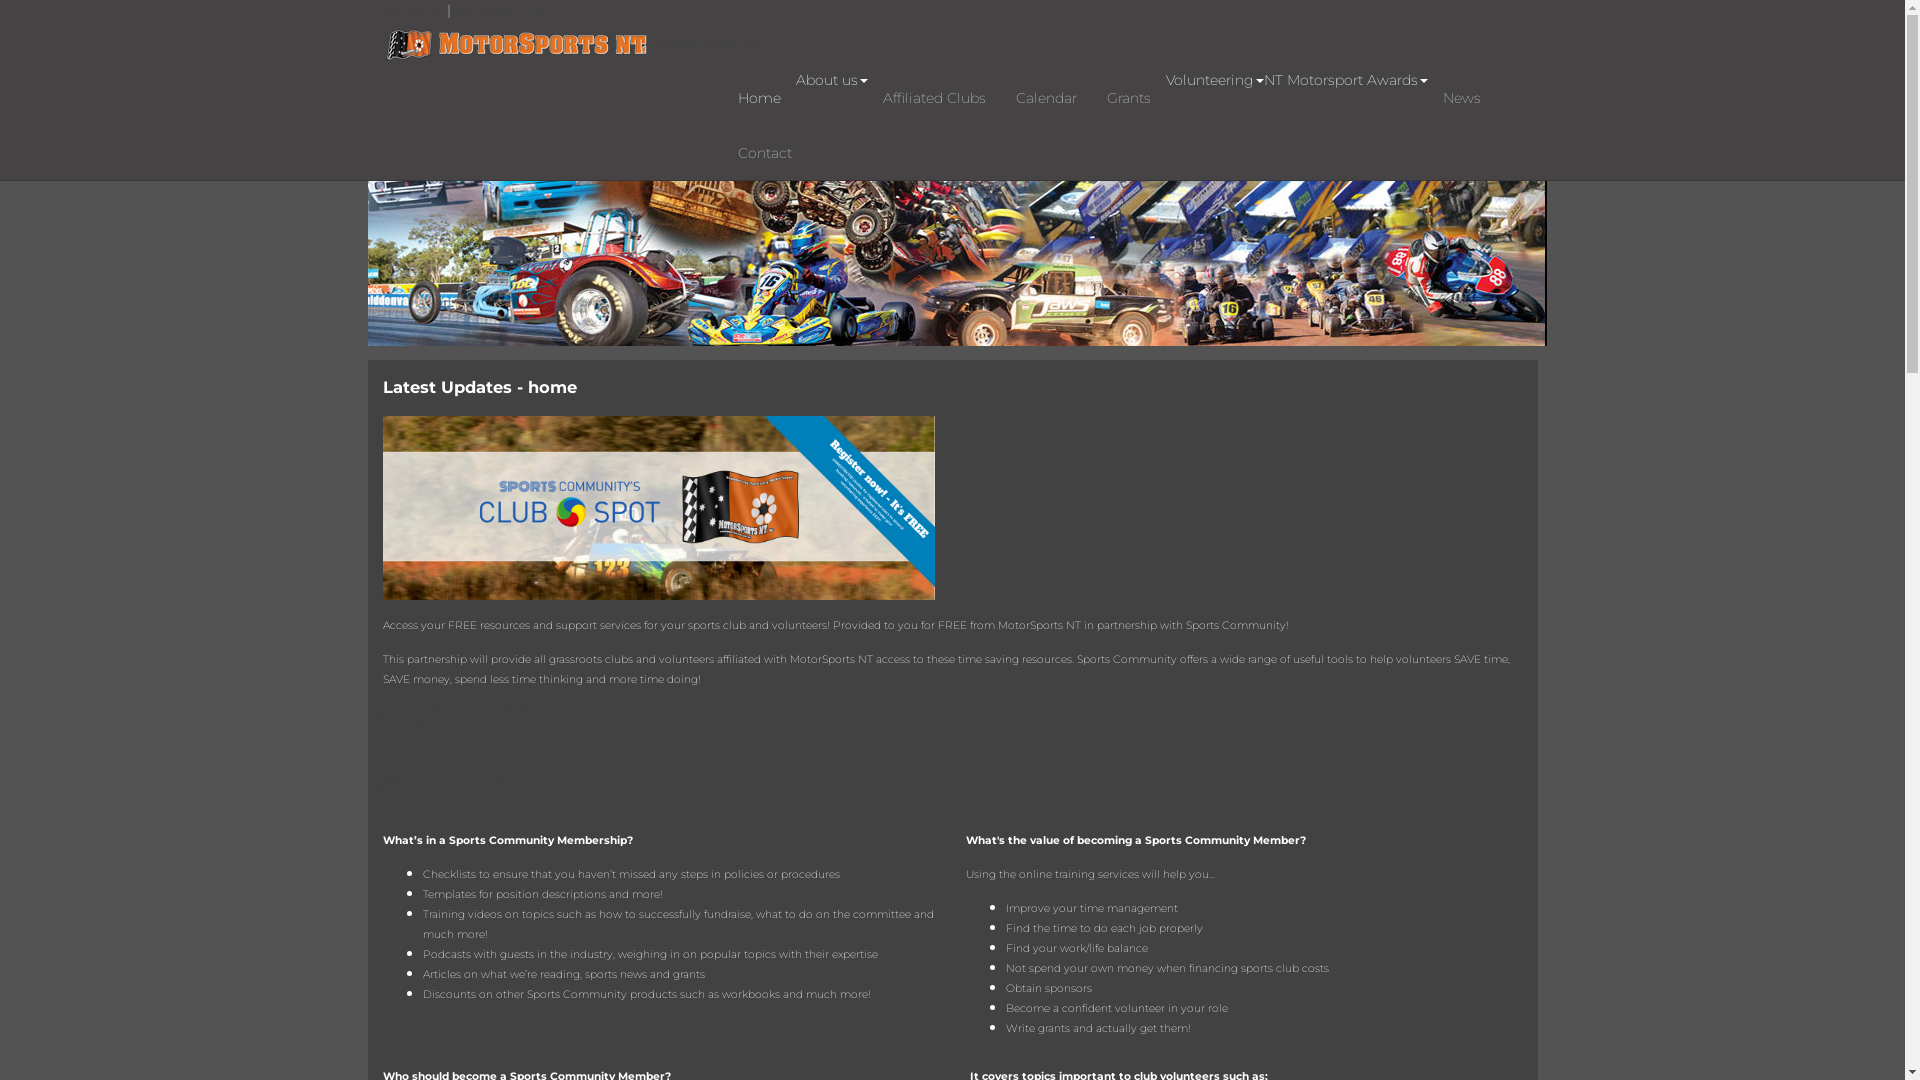 The image size is (1920, 1080). What do you see at coordinates (1462, 97) in the screenshot?
I see `'News'` at bounding box center [1462, 97].